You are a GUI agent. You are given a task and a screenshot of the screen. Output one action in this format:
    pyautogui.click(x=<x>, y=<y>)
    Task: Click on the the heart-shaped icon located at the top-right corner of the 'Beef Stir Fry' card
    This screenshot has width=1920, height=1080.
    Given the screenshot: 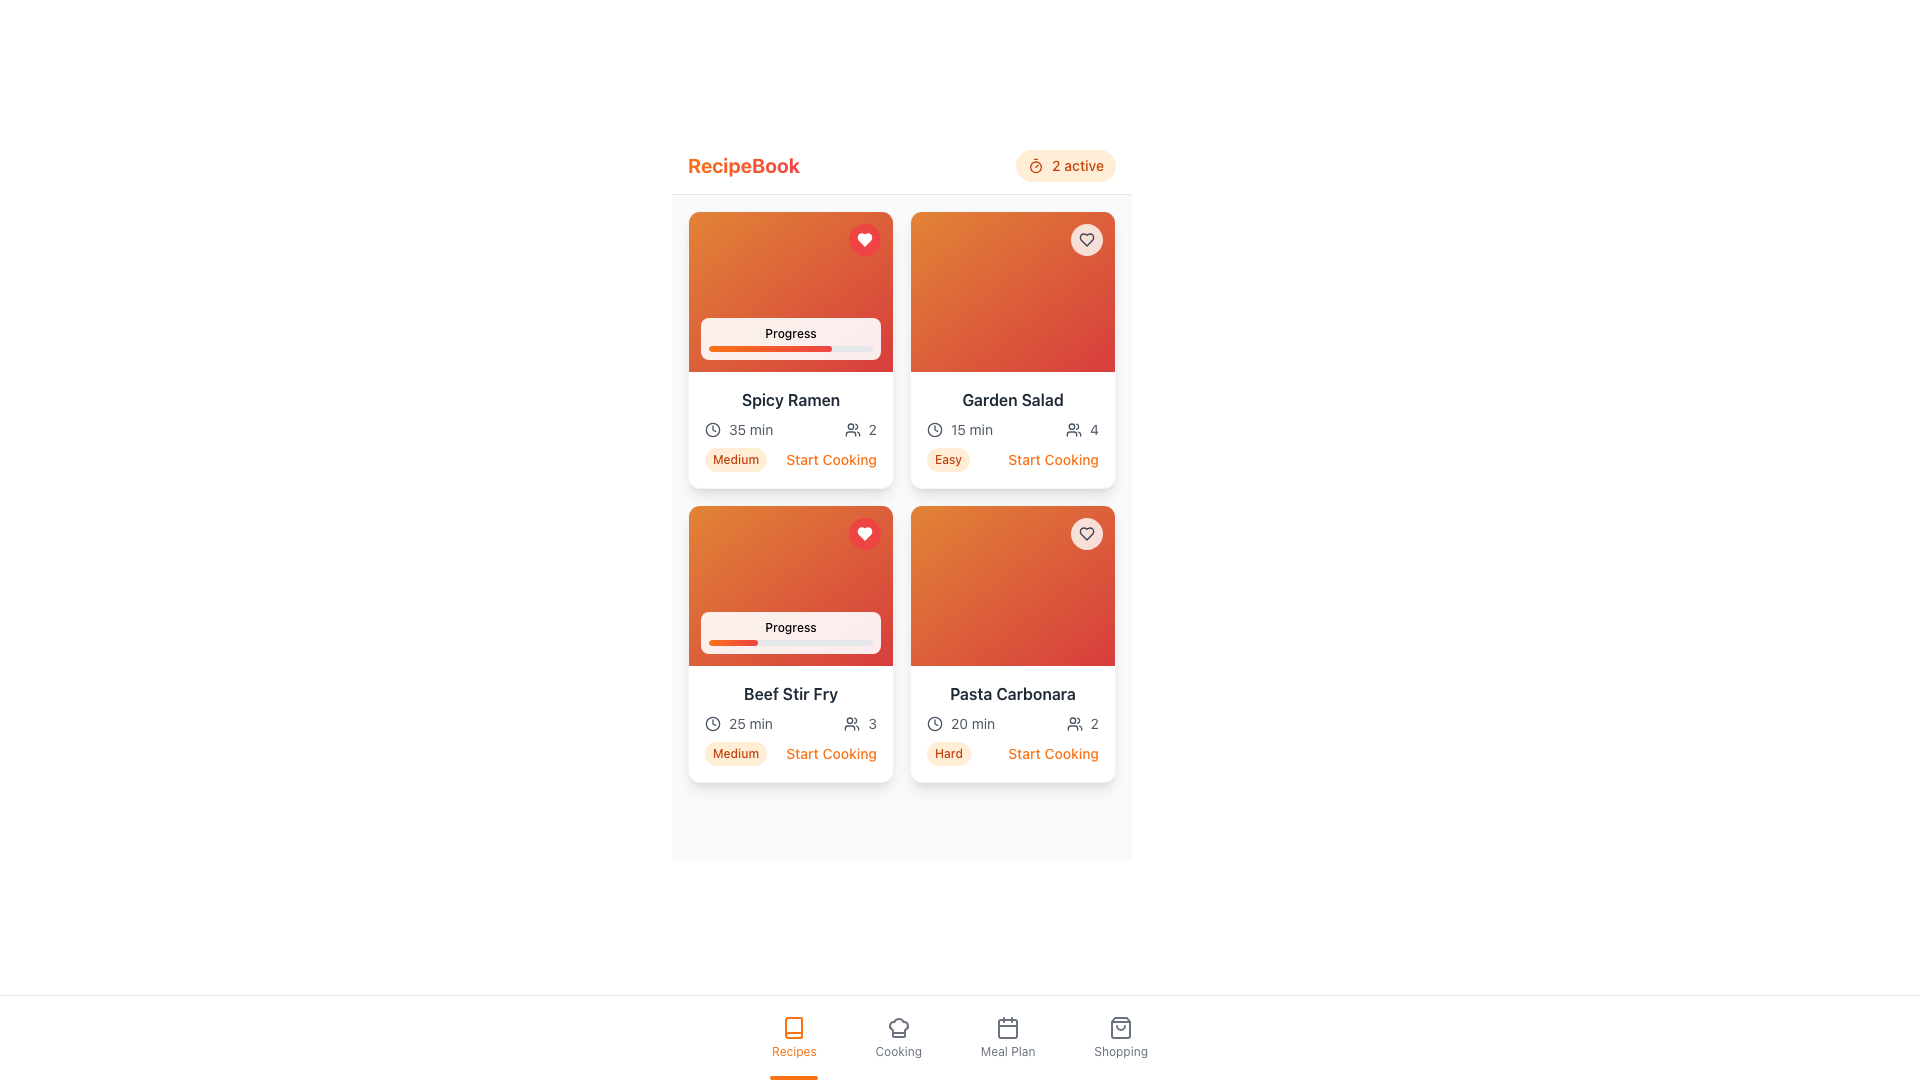 What is the action you would take?
    pyautogui.click(x=864, y=532)
    